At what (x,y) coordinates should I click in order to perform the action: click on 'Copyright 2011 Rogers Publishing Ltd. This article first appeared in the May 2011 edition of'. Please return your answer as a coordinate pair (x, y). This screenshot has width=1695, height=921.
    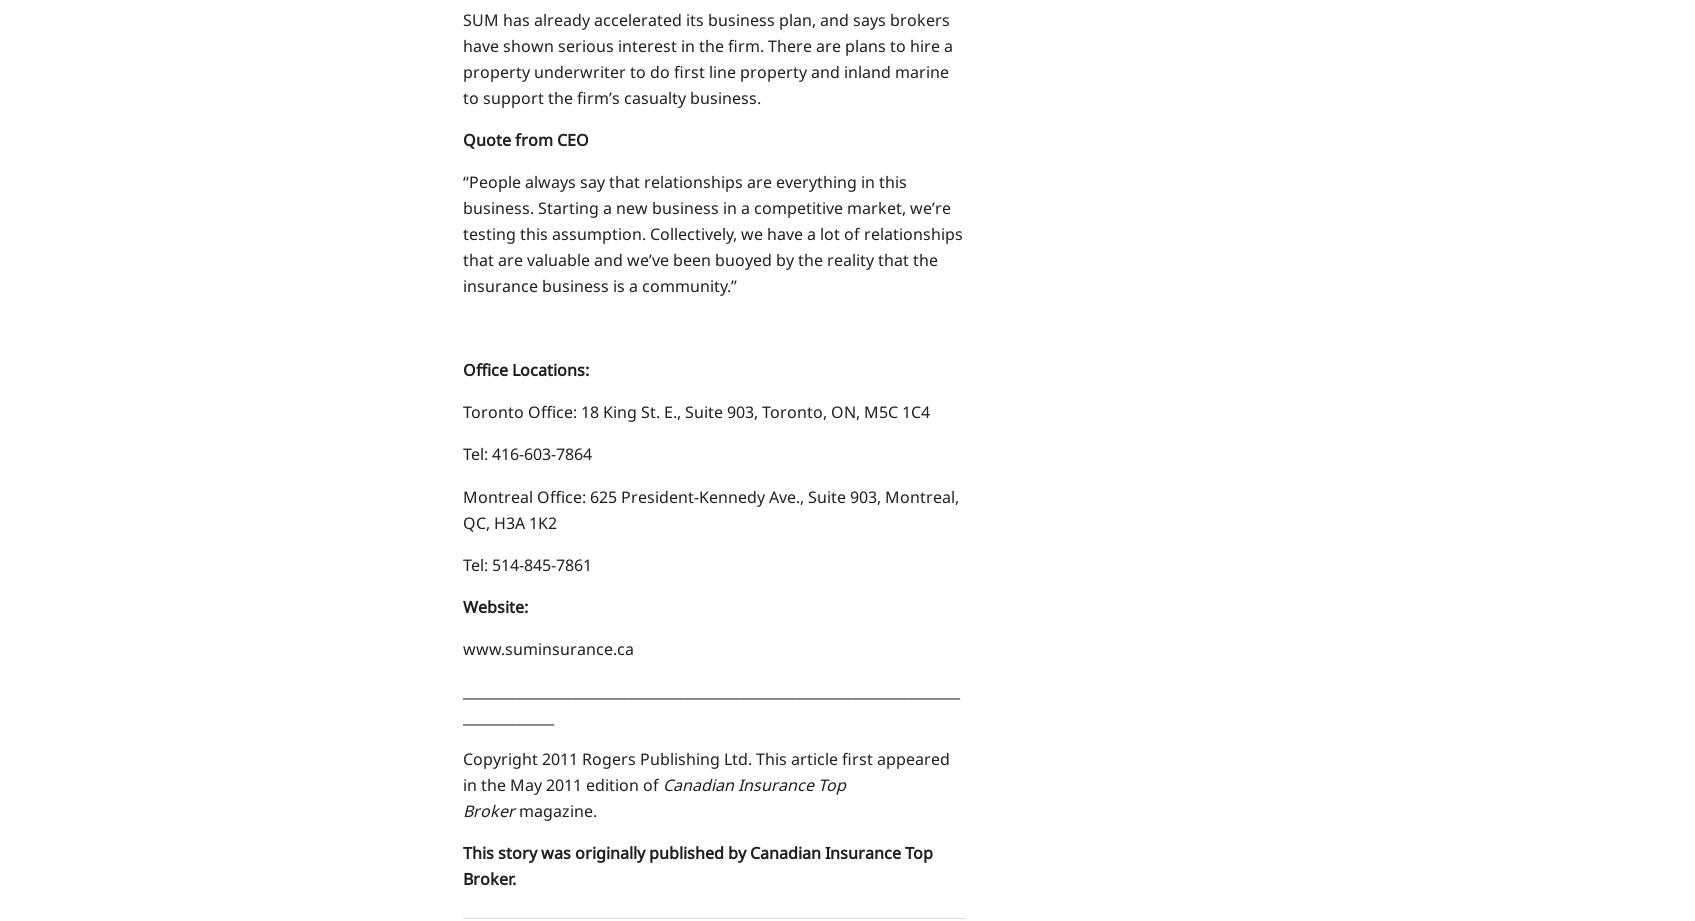
    Looking at the image, I should click on (705, 769).